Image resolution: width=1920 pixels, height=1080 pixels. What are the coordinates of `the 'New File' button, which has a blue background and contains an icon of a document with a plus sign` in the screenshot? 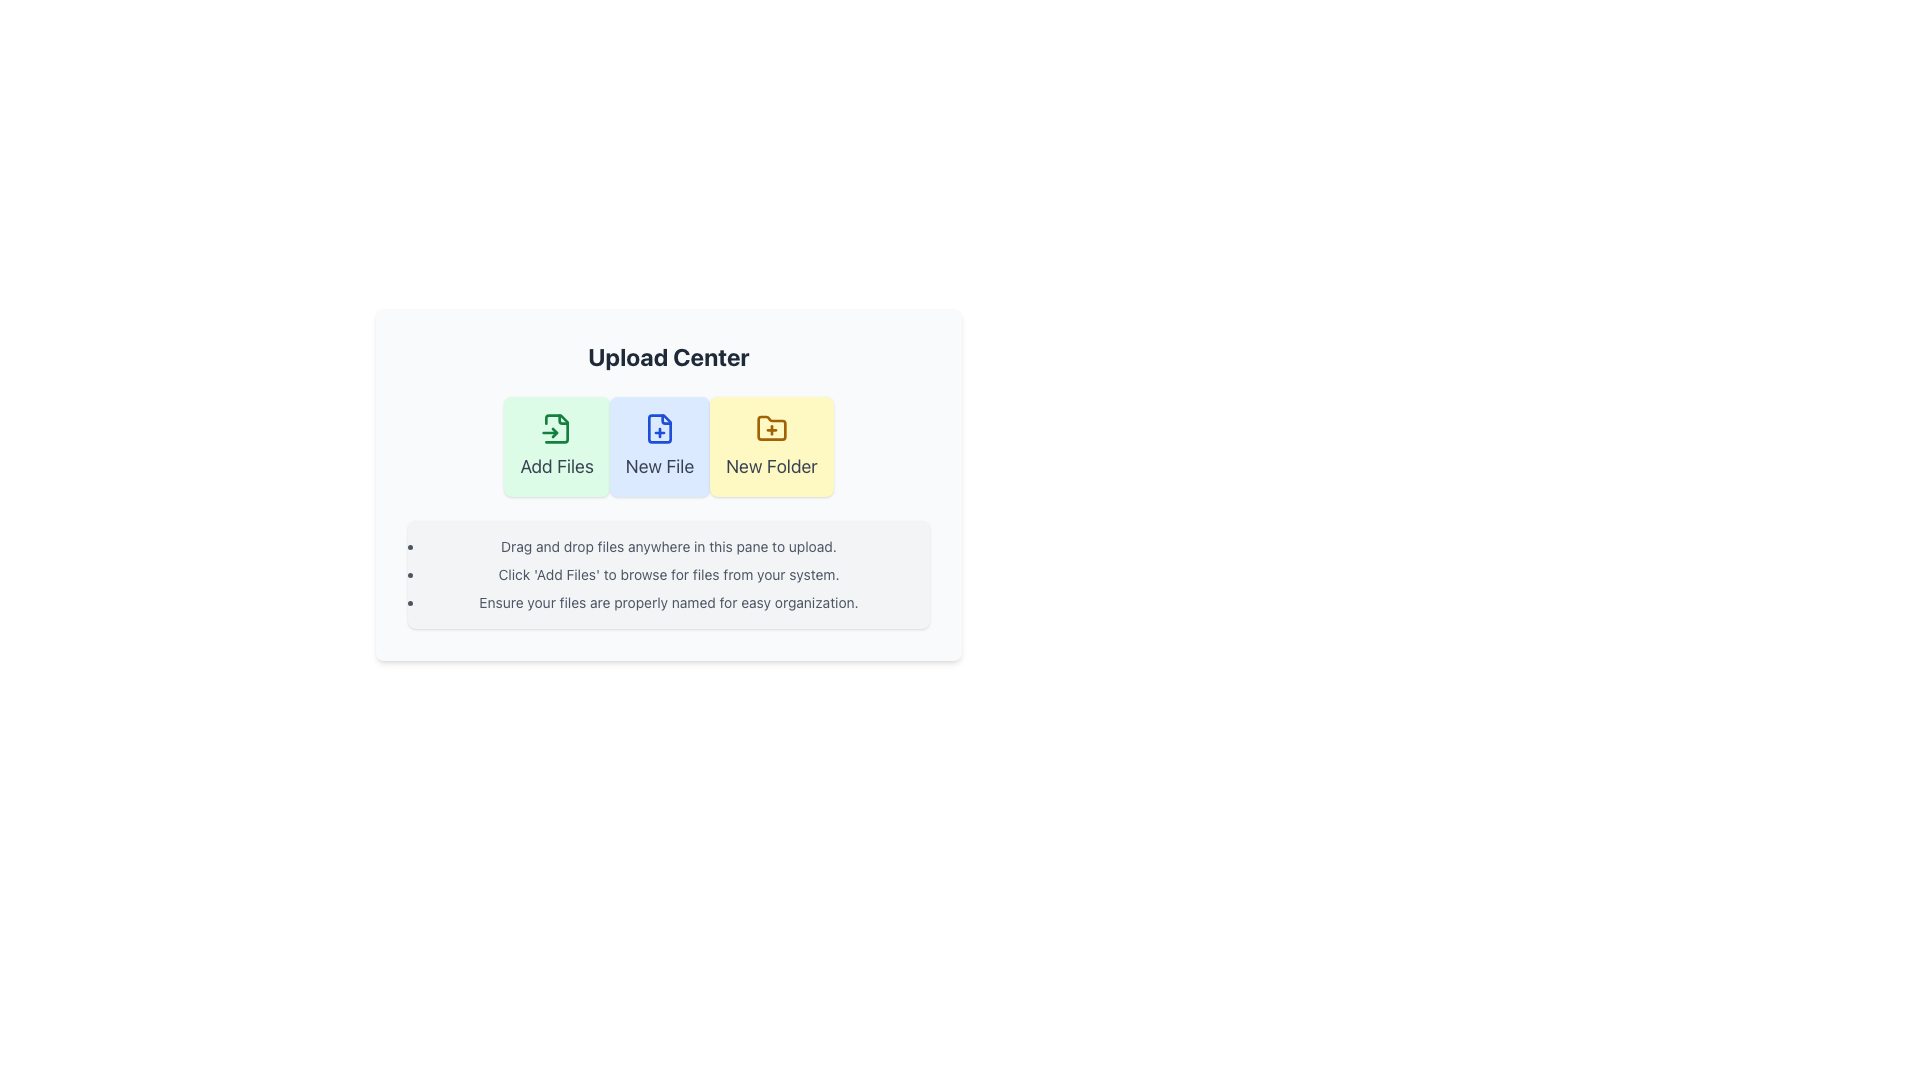 It's located at (660, 446).